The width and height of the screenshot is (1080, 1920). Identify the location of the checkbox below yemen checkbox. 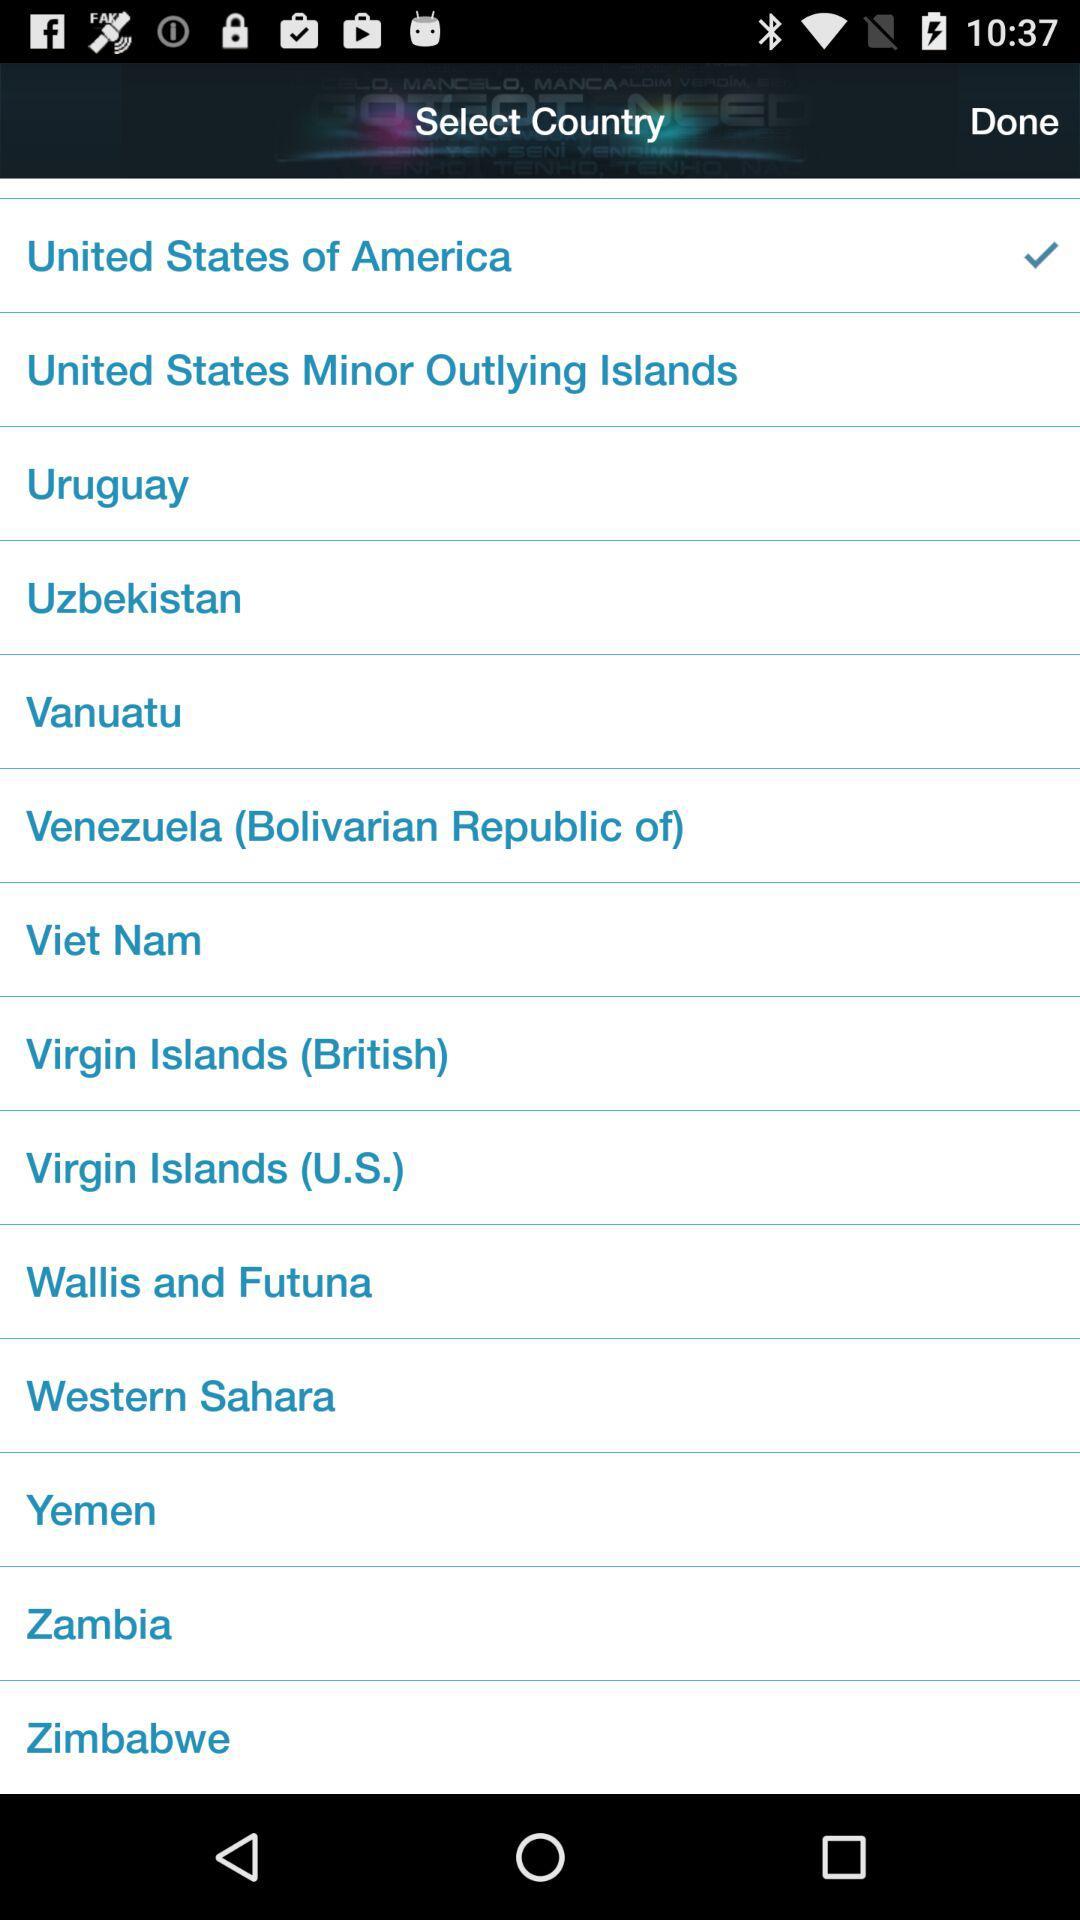
(540, 1623).